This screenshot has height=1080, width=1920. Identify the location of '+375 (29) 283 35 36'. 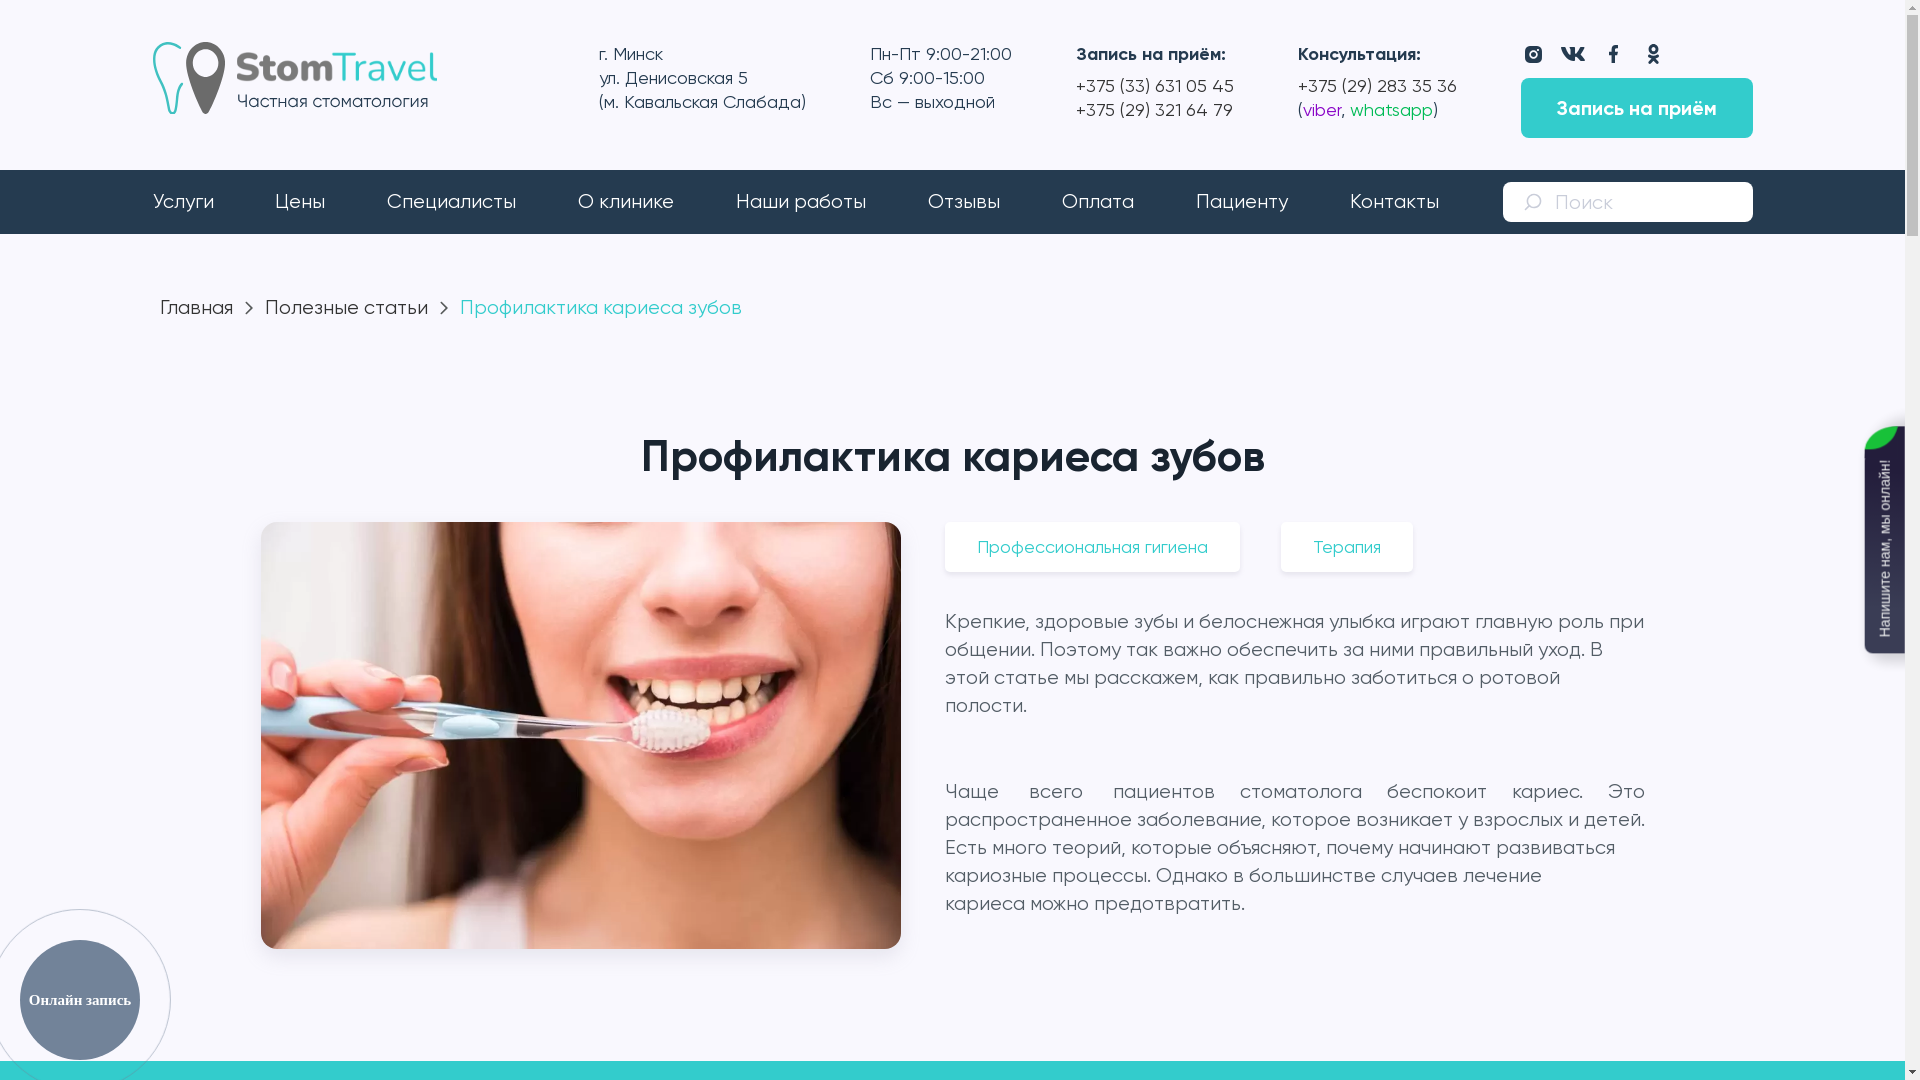
(1376, 84).